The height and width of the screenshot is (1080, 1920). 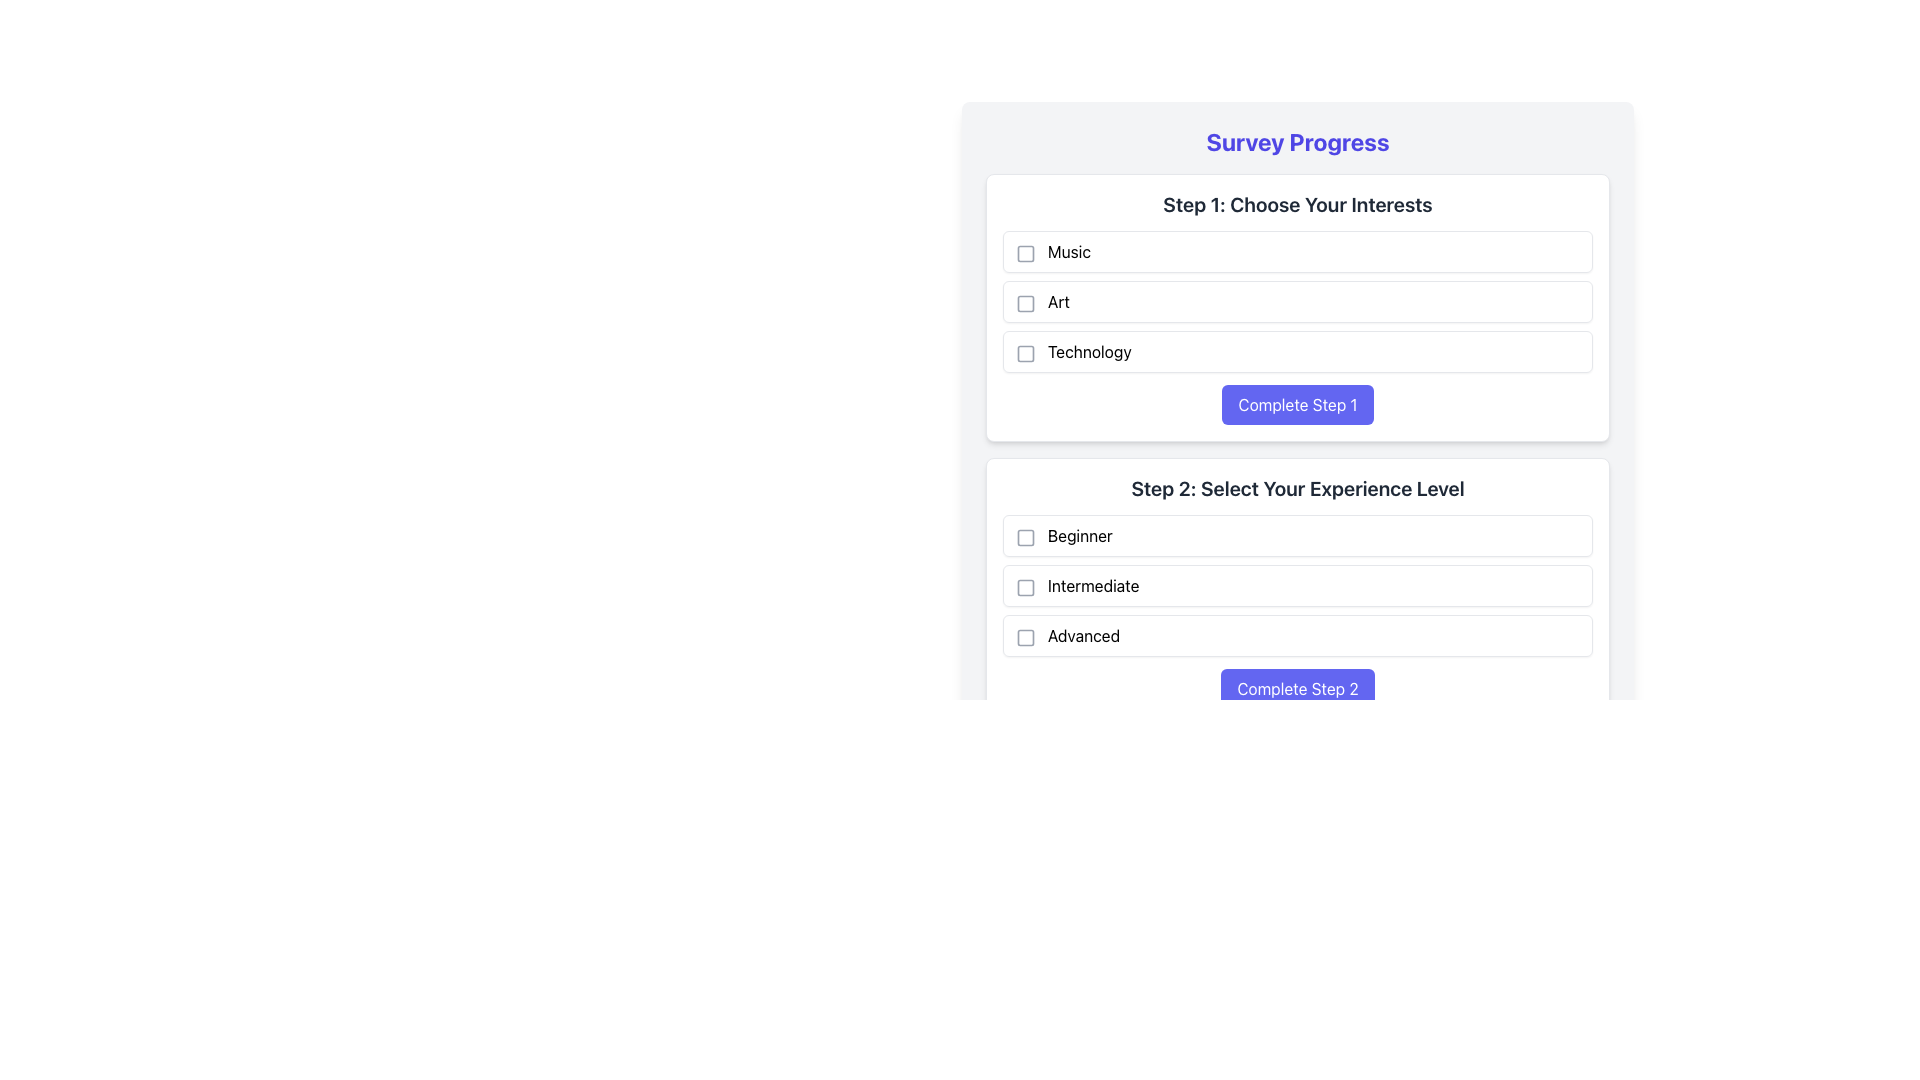 What do you see at coordinates (1026, 303) in the screenshot?
I see `the graphical representation of the checkbox for the 'Art' option in the 'Step 1: Choose Your Interests' list` at bounding box center [1026, 303].